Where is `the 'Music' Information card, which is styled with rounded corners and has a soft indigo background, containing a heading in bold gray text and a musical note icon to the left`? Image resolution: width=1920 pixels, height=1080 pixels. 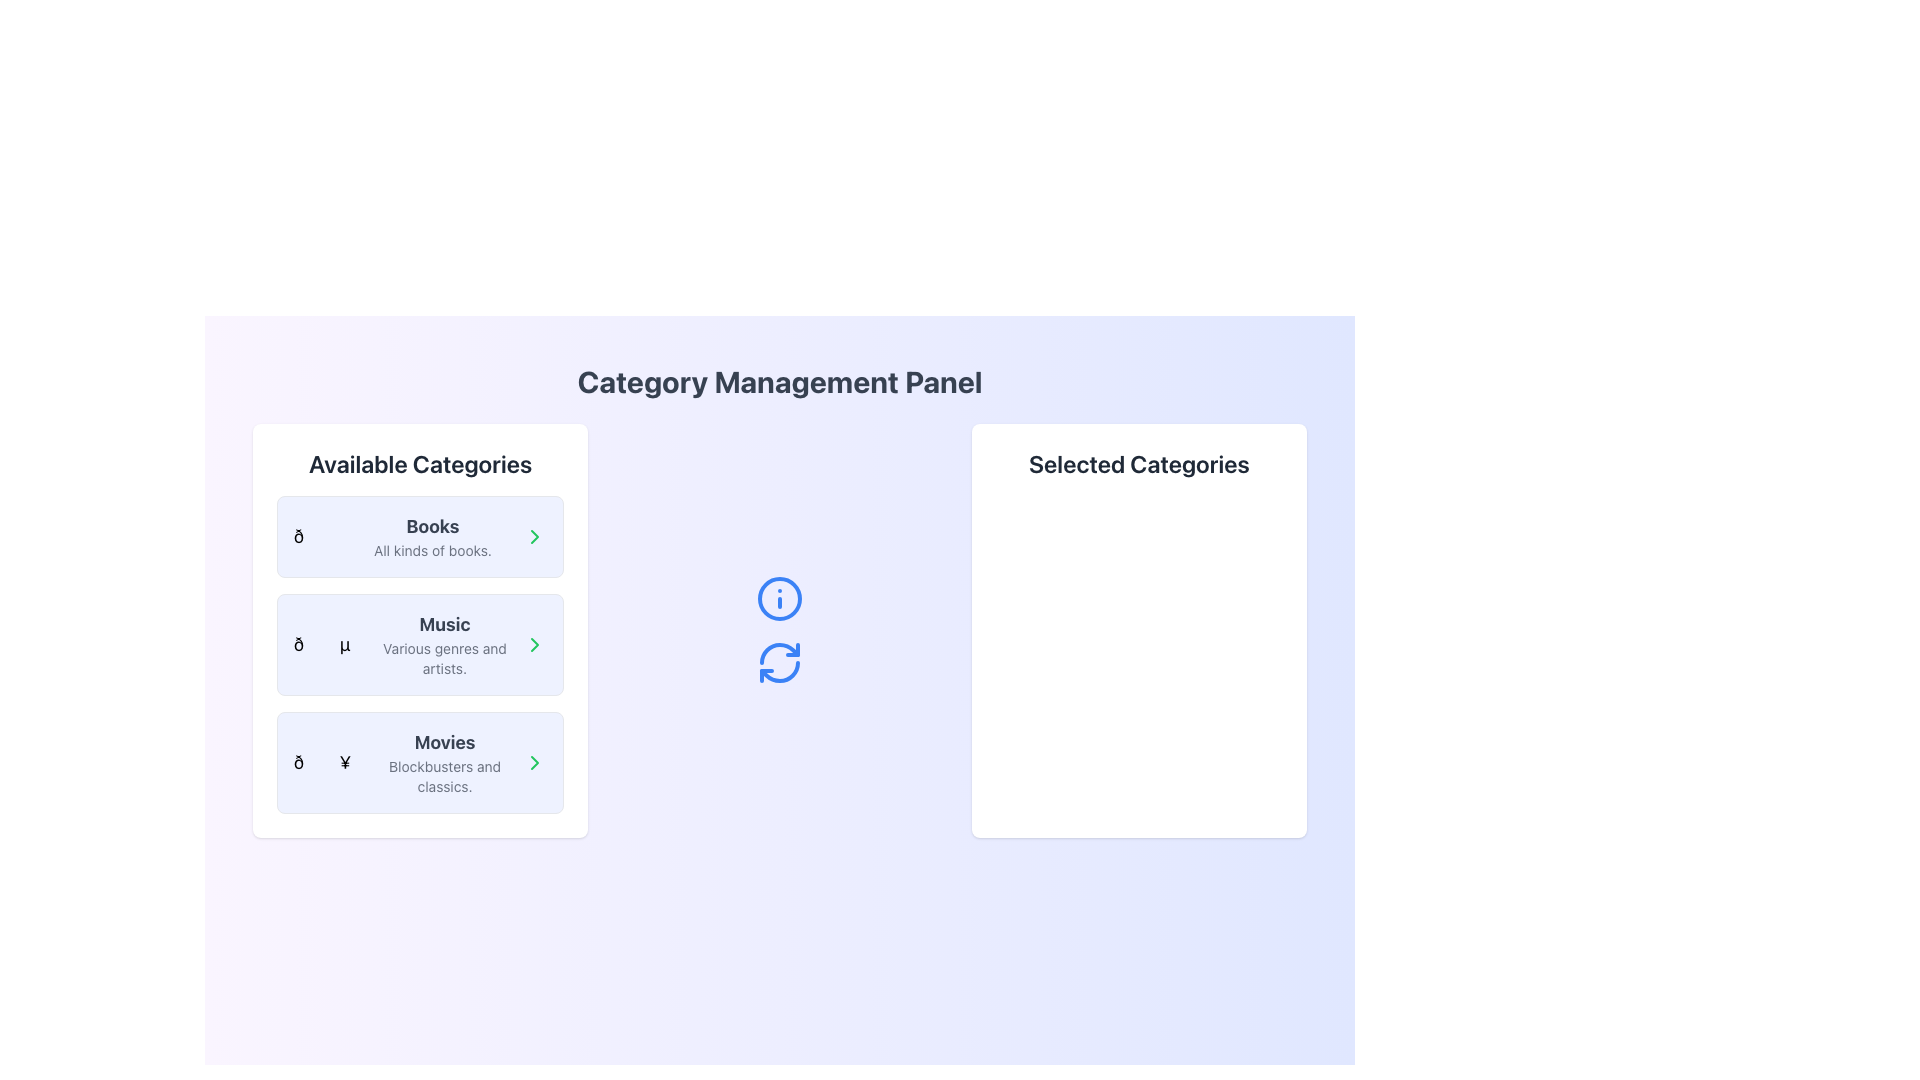
the 'Music' Information card, which is styled with rounded corners and has a soft indigo background, containing a heading in bold gray text and a musical note icon to the left is located at coordinates (419, 644).